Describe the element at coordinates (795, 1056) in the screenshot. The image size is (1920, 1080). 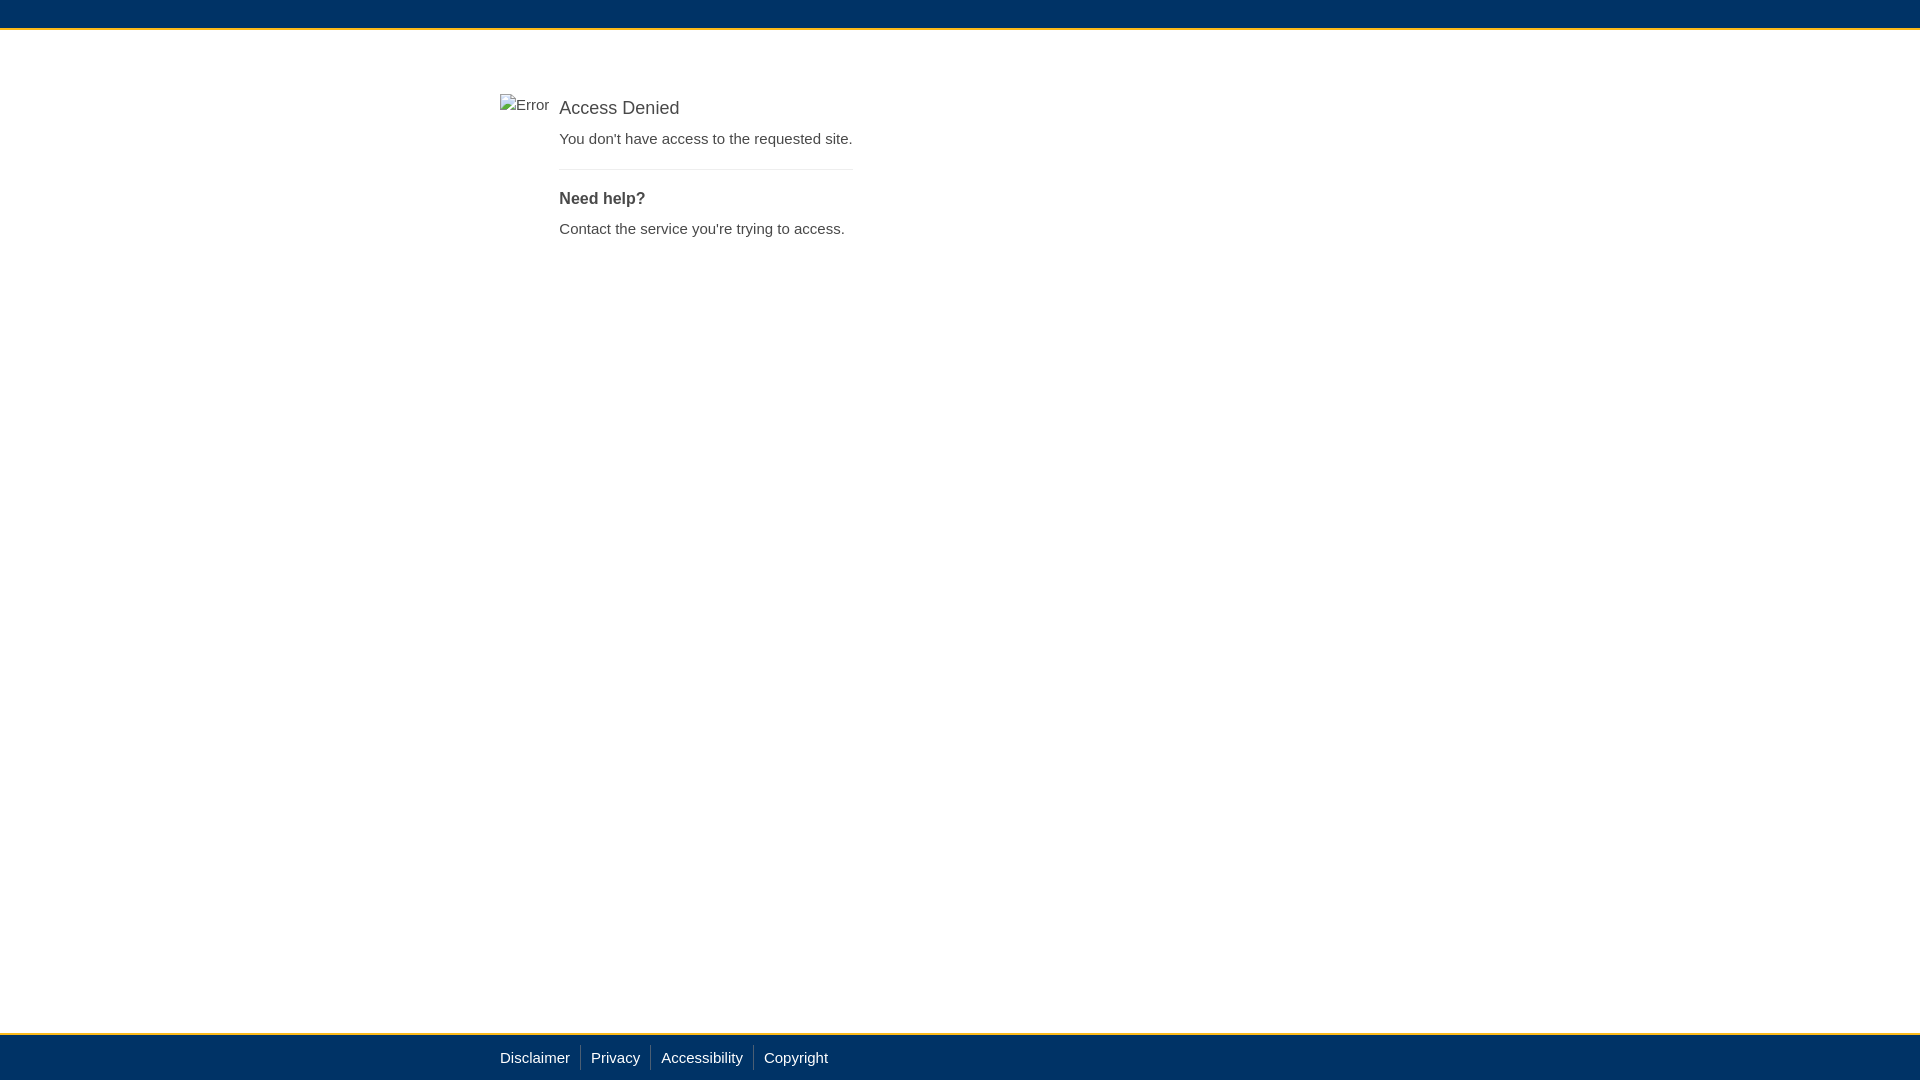
I see `'Copyright'` at that location.